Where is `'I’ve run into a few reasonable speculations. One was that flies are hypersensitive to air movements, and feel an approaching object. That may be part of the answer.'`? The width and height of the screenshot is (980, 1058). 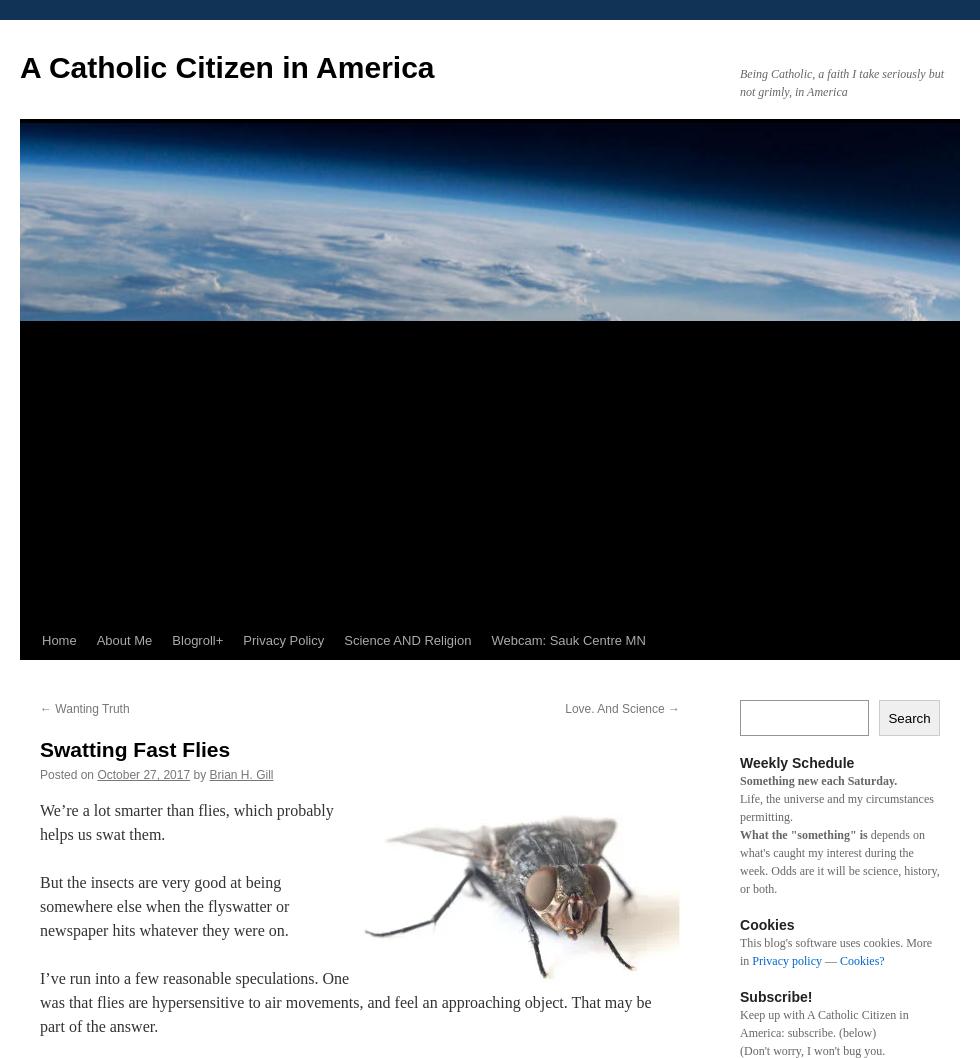 'I’ve run into a few reasonable speculations. One was that flies are hypersensitive to air movements, and feel an approaching object. That may be part of the answer.' is located at coordinates (345, 1001).